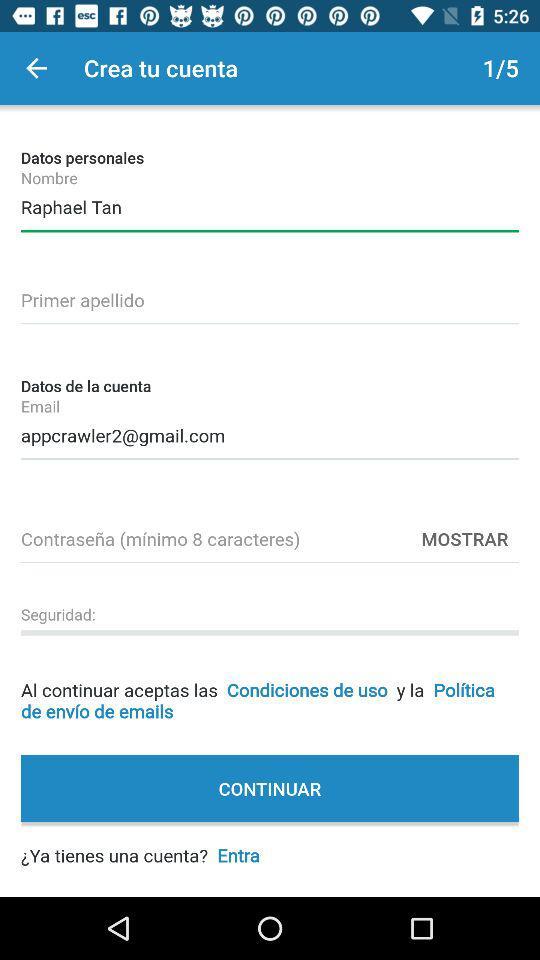 The width and height of the screenshot is (540, 960). What do you see at coordinates (464, 537) in the screenshot?
I see `the mostrar item` at bounding box center [464, 537].